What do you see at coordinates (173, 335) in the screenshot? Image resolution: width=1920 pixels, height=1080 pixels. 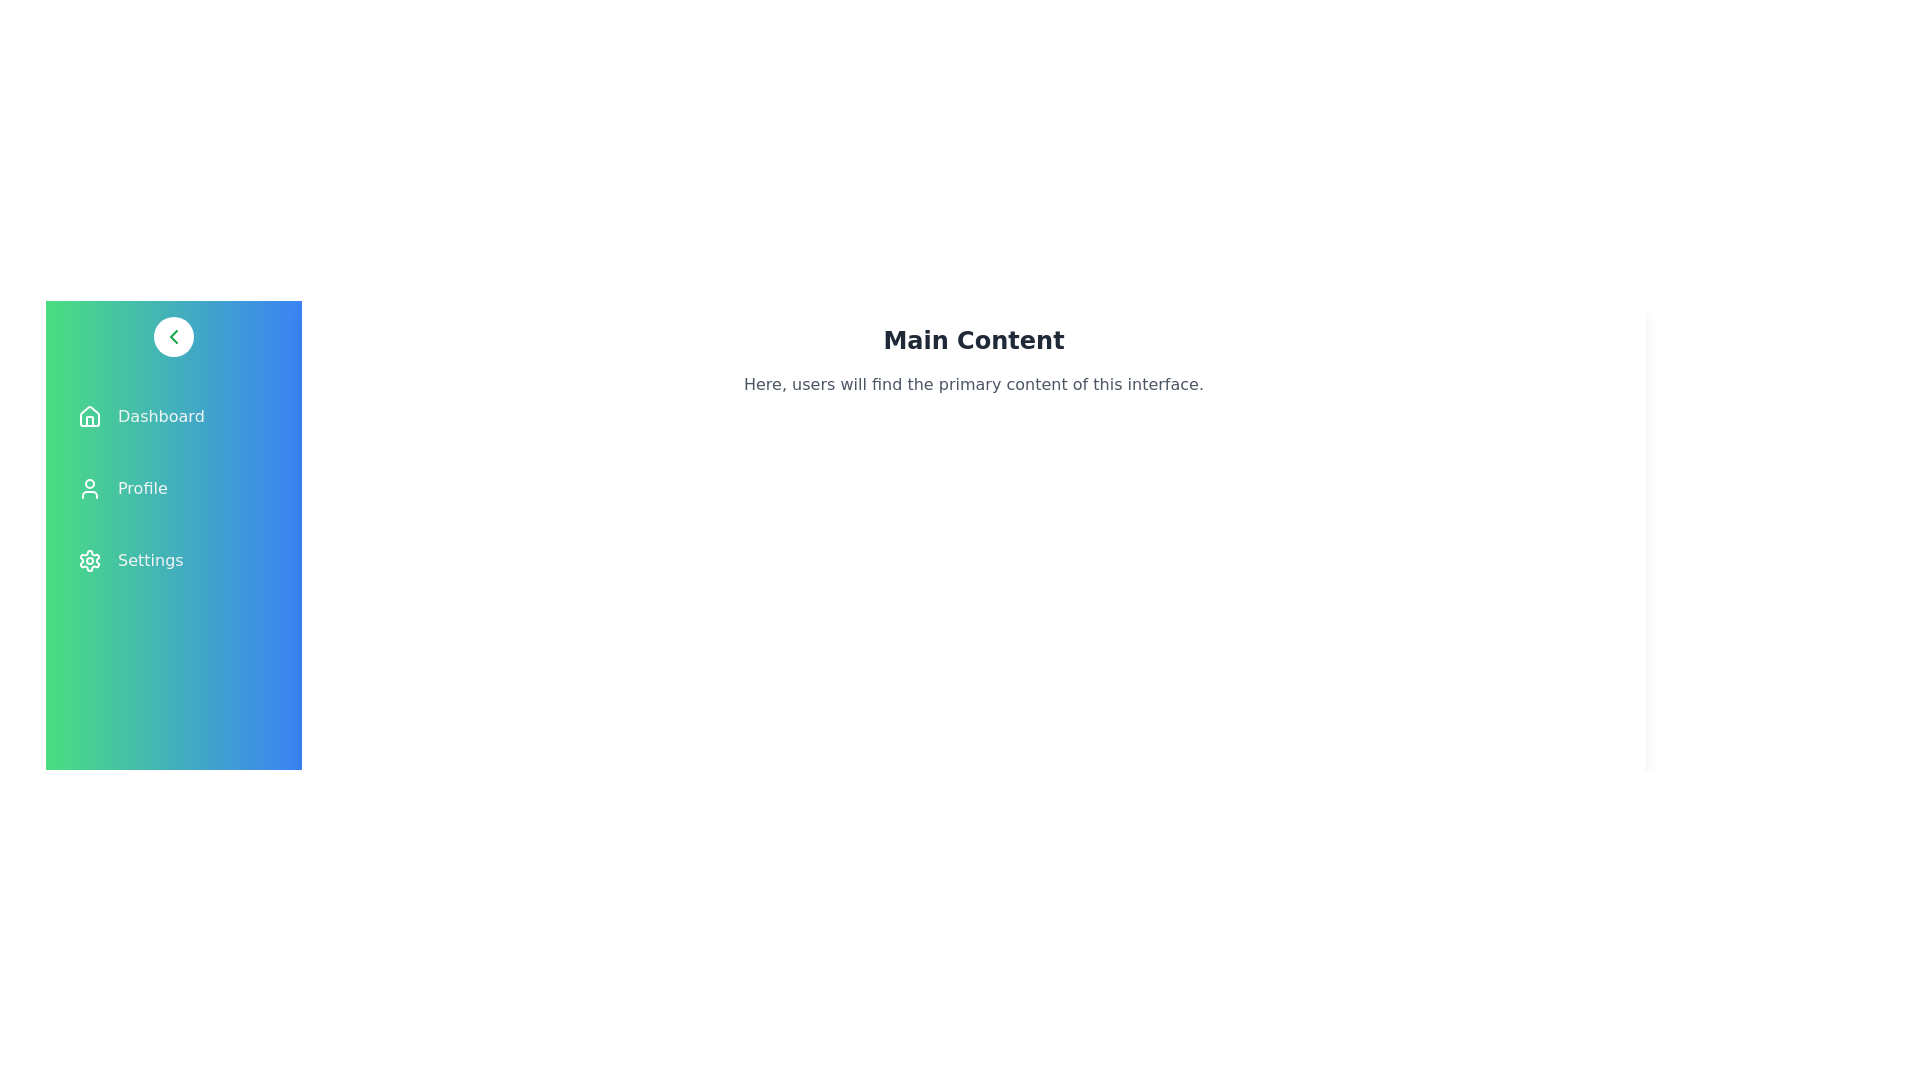 I see `toggle button to open or close the drawer` at bounding box center [173, 335].